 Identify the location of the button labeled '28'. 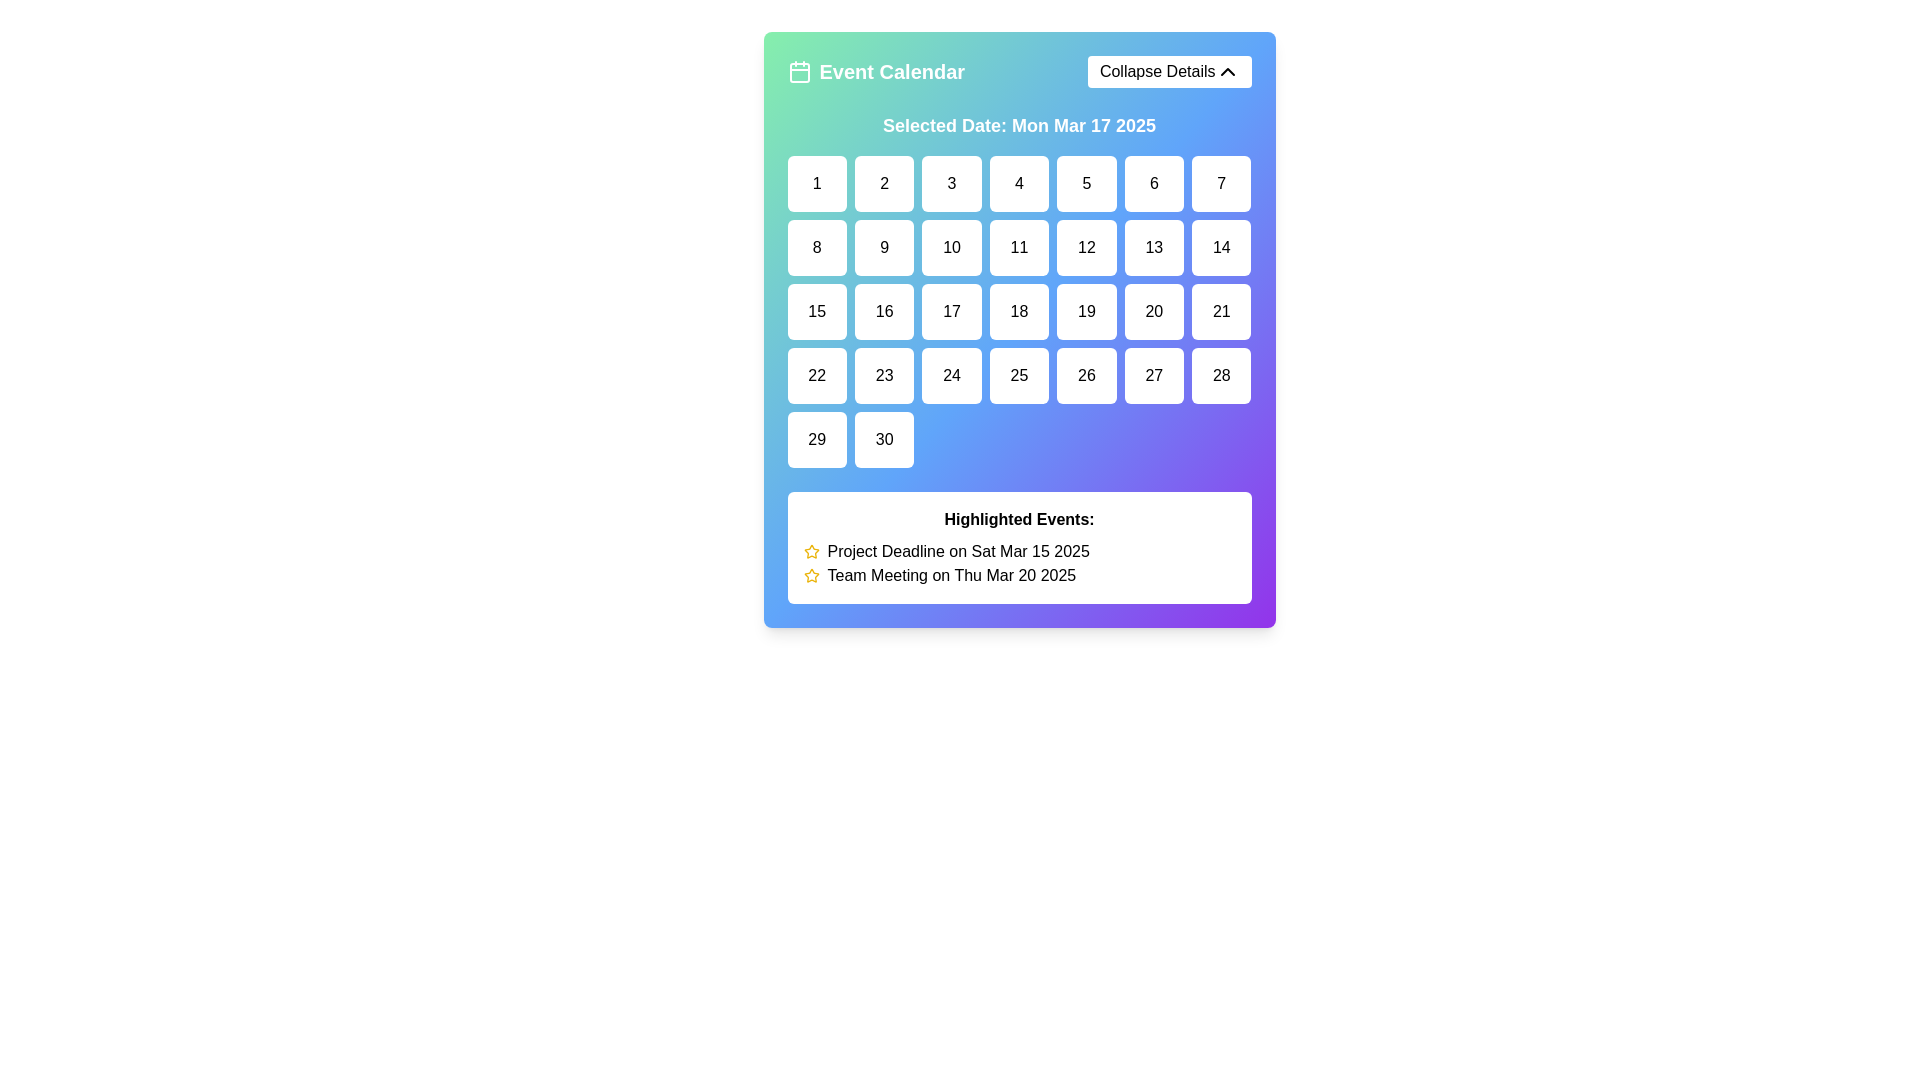
(1220, 375).